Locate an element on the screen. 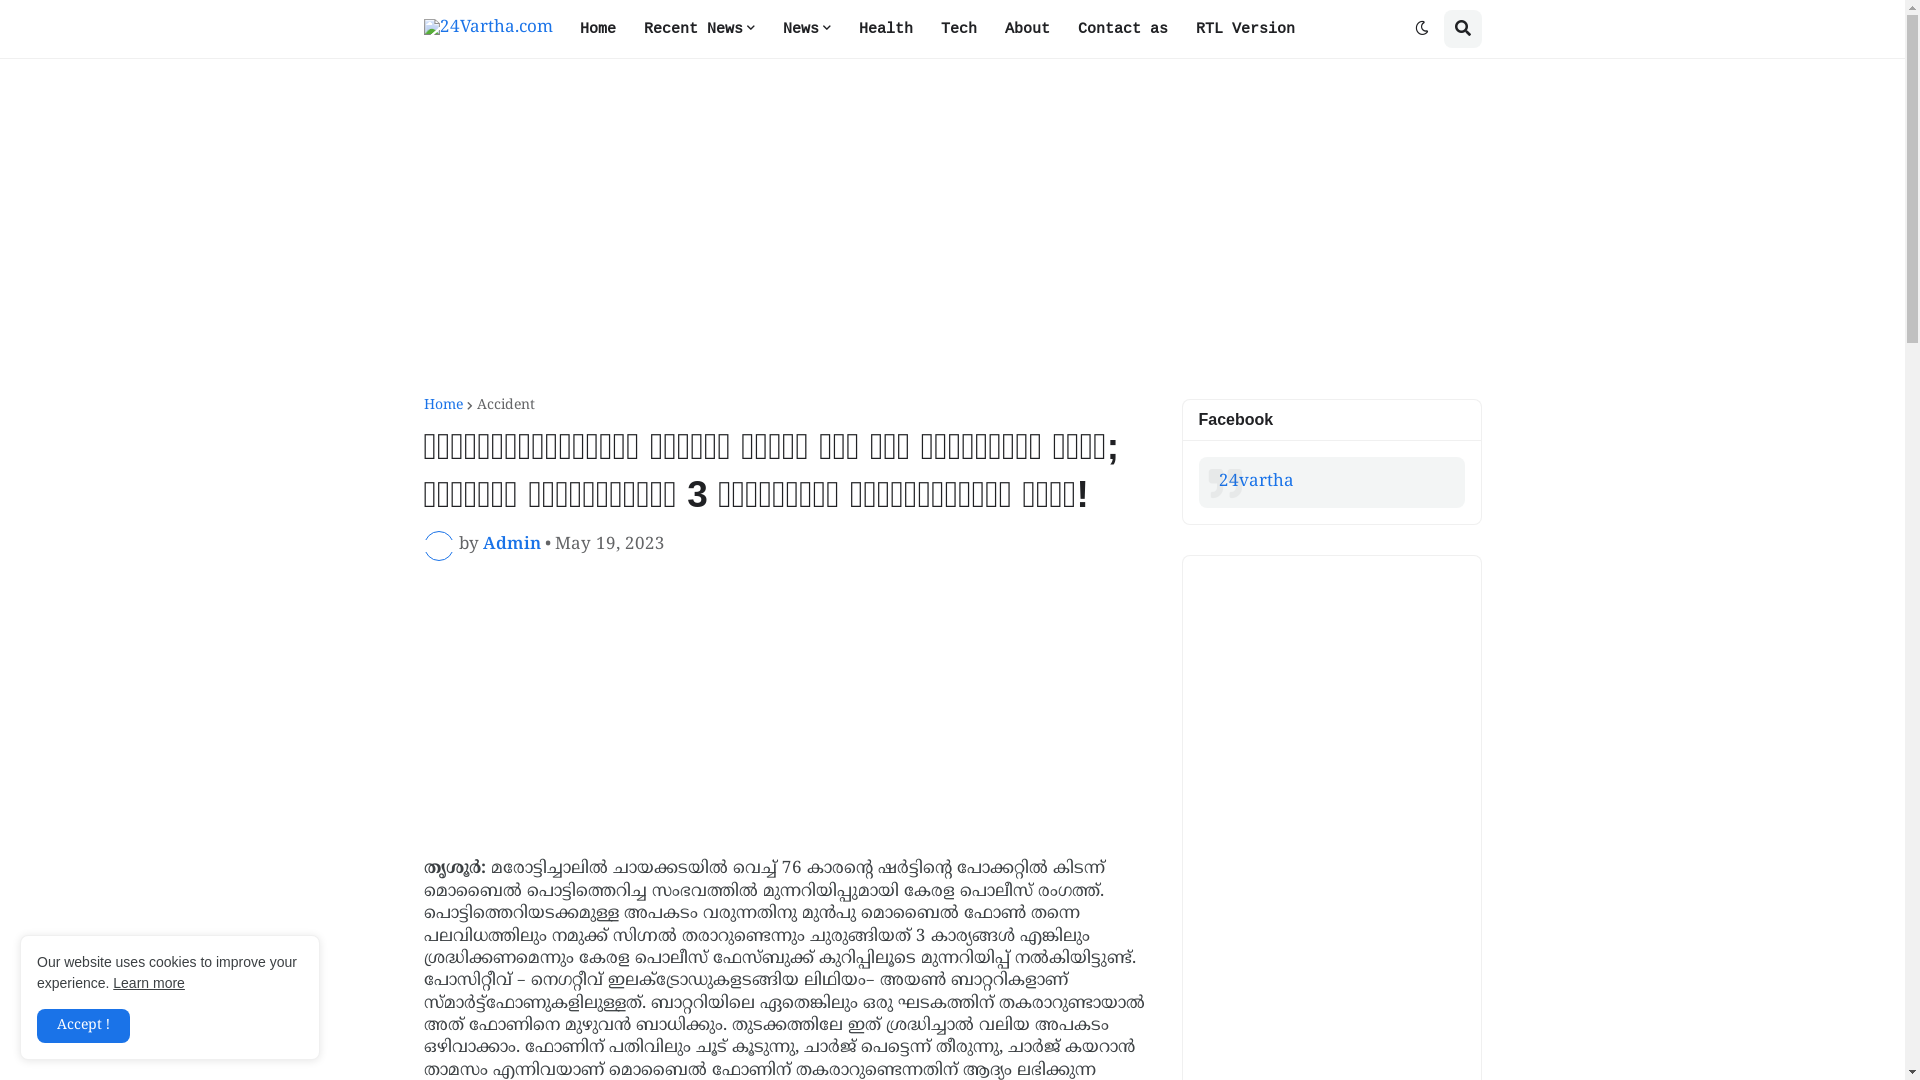 The height and width of the screenshot is (1080, 1920). 'Health' is located at coordinates (883, 29).